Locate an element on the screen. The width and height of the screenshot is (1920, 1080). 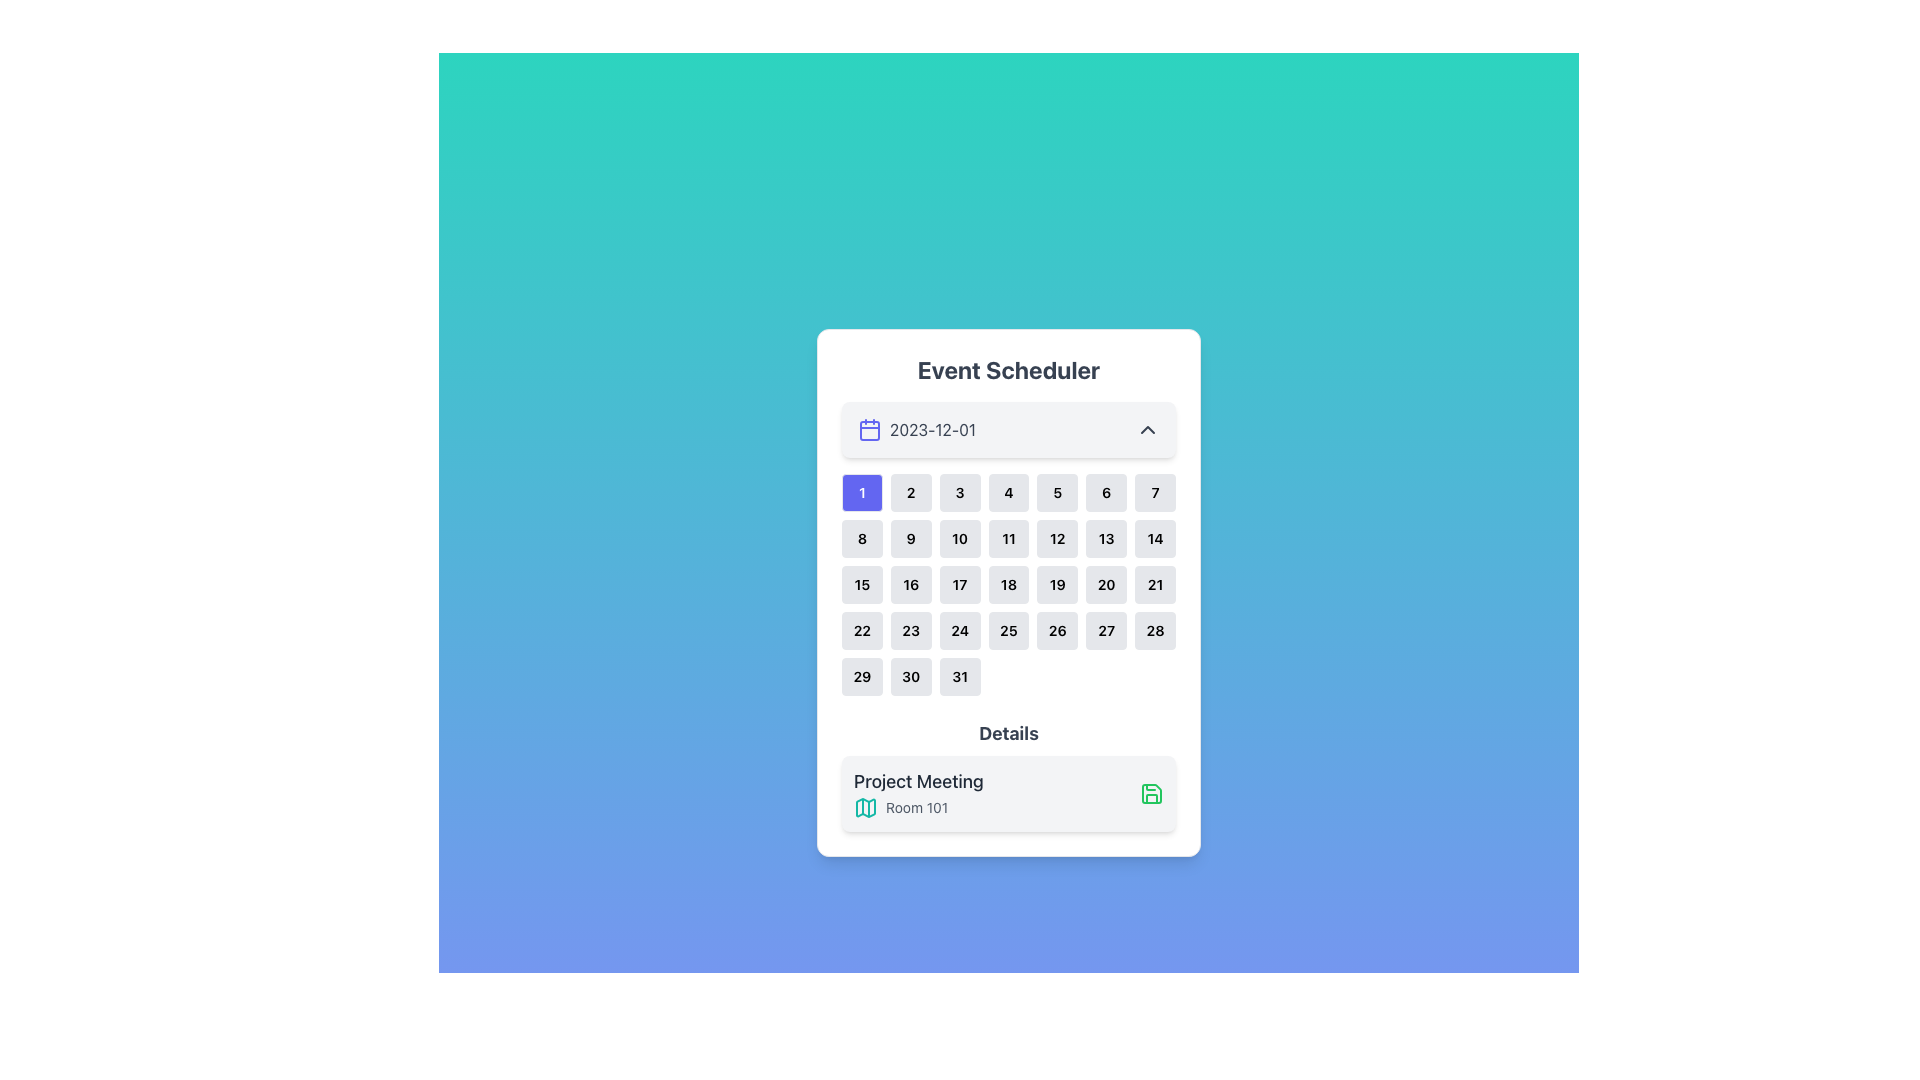
the button representing the date '16' in the calendar interface is located at coordinates (910, 585).